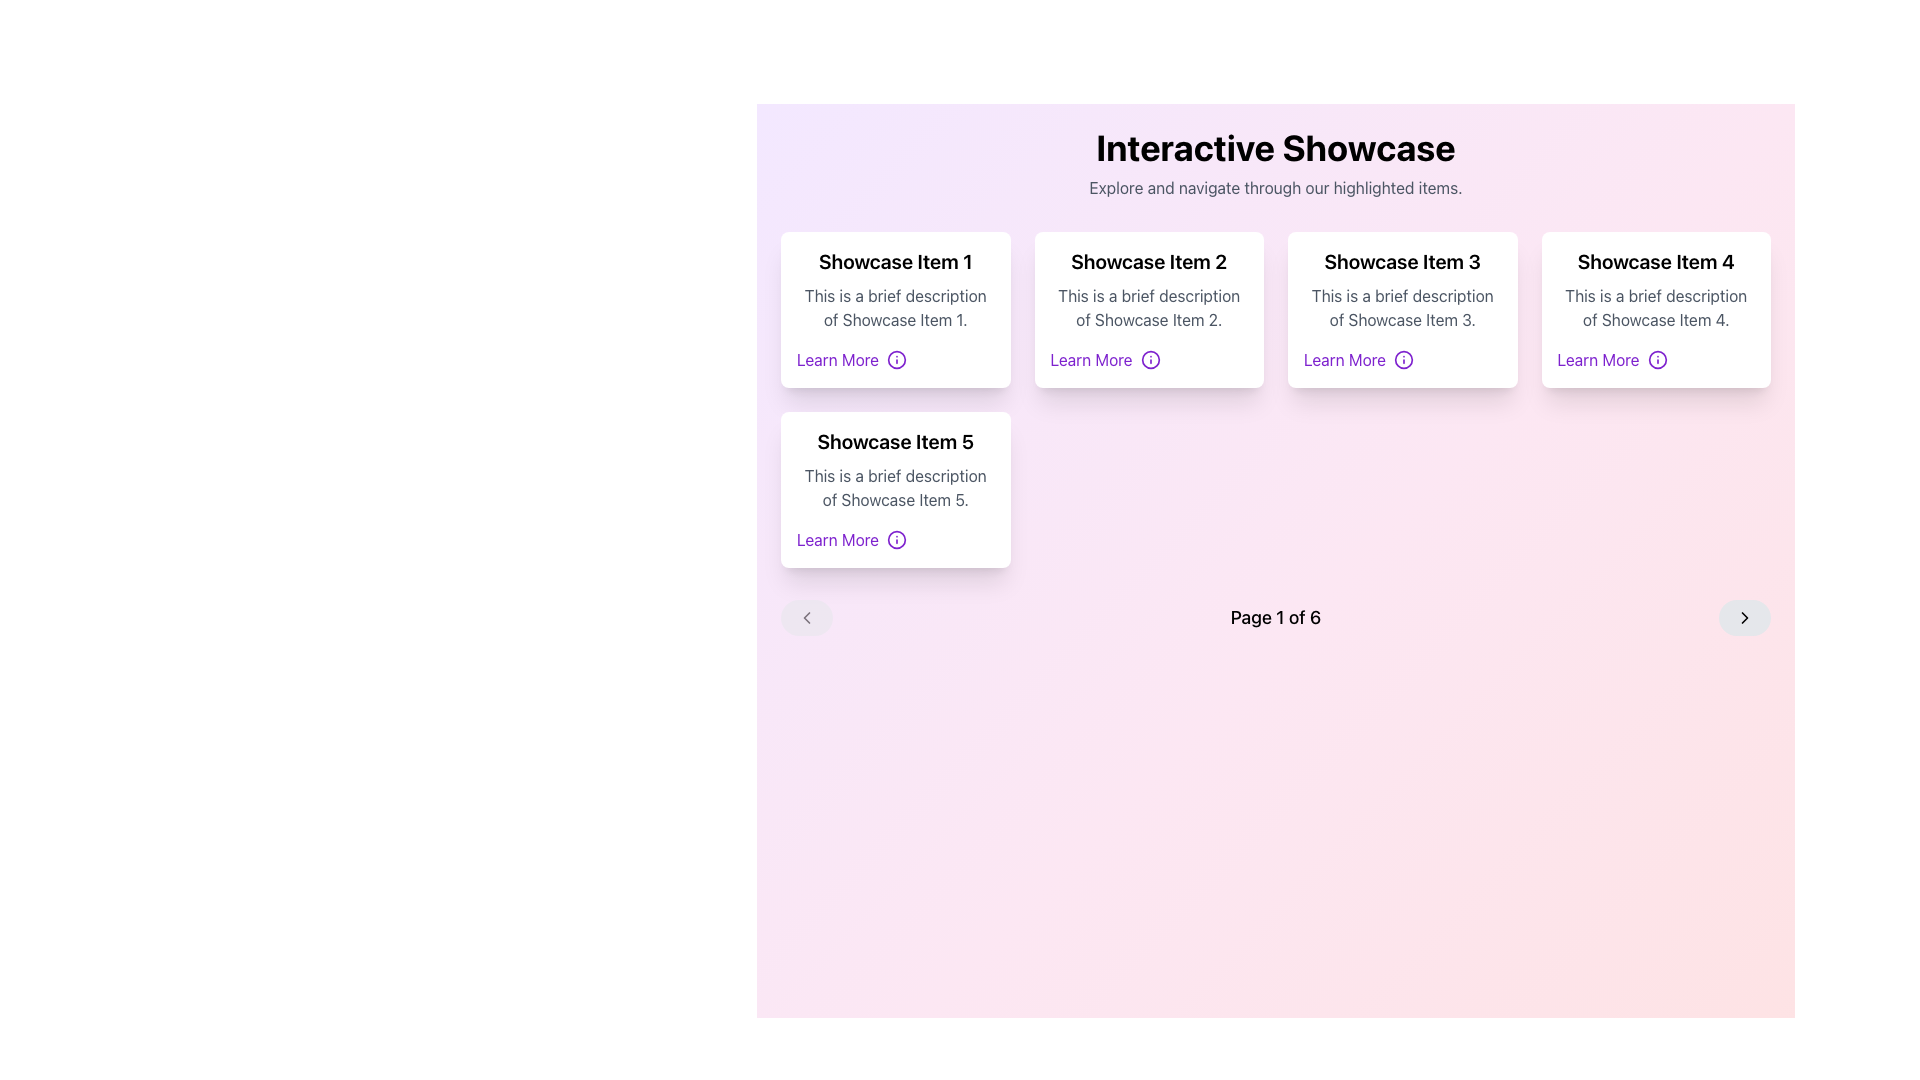  What do you see at coordinates (1403, 358) in the screenshot?
I see `the visual representation of the information icon located near the 'Learn More' button under 'Showcase Item 3'` at bounding box center [1403, 358].